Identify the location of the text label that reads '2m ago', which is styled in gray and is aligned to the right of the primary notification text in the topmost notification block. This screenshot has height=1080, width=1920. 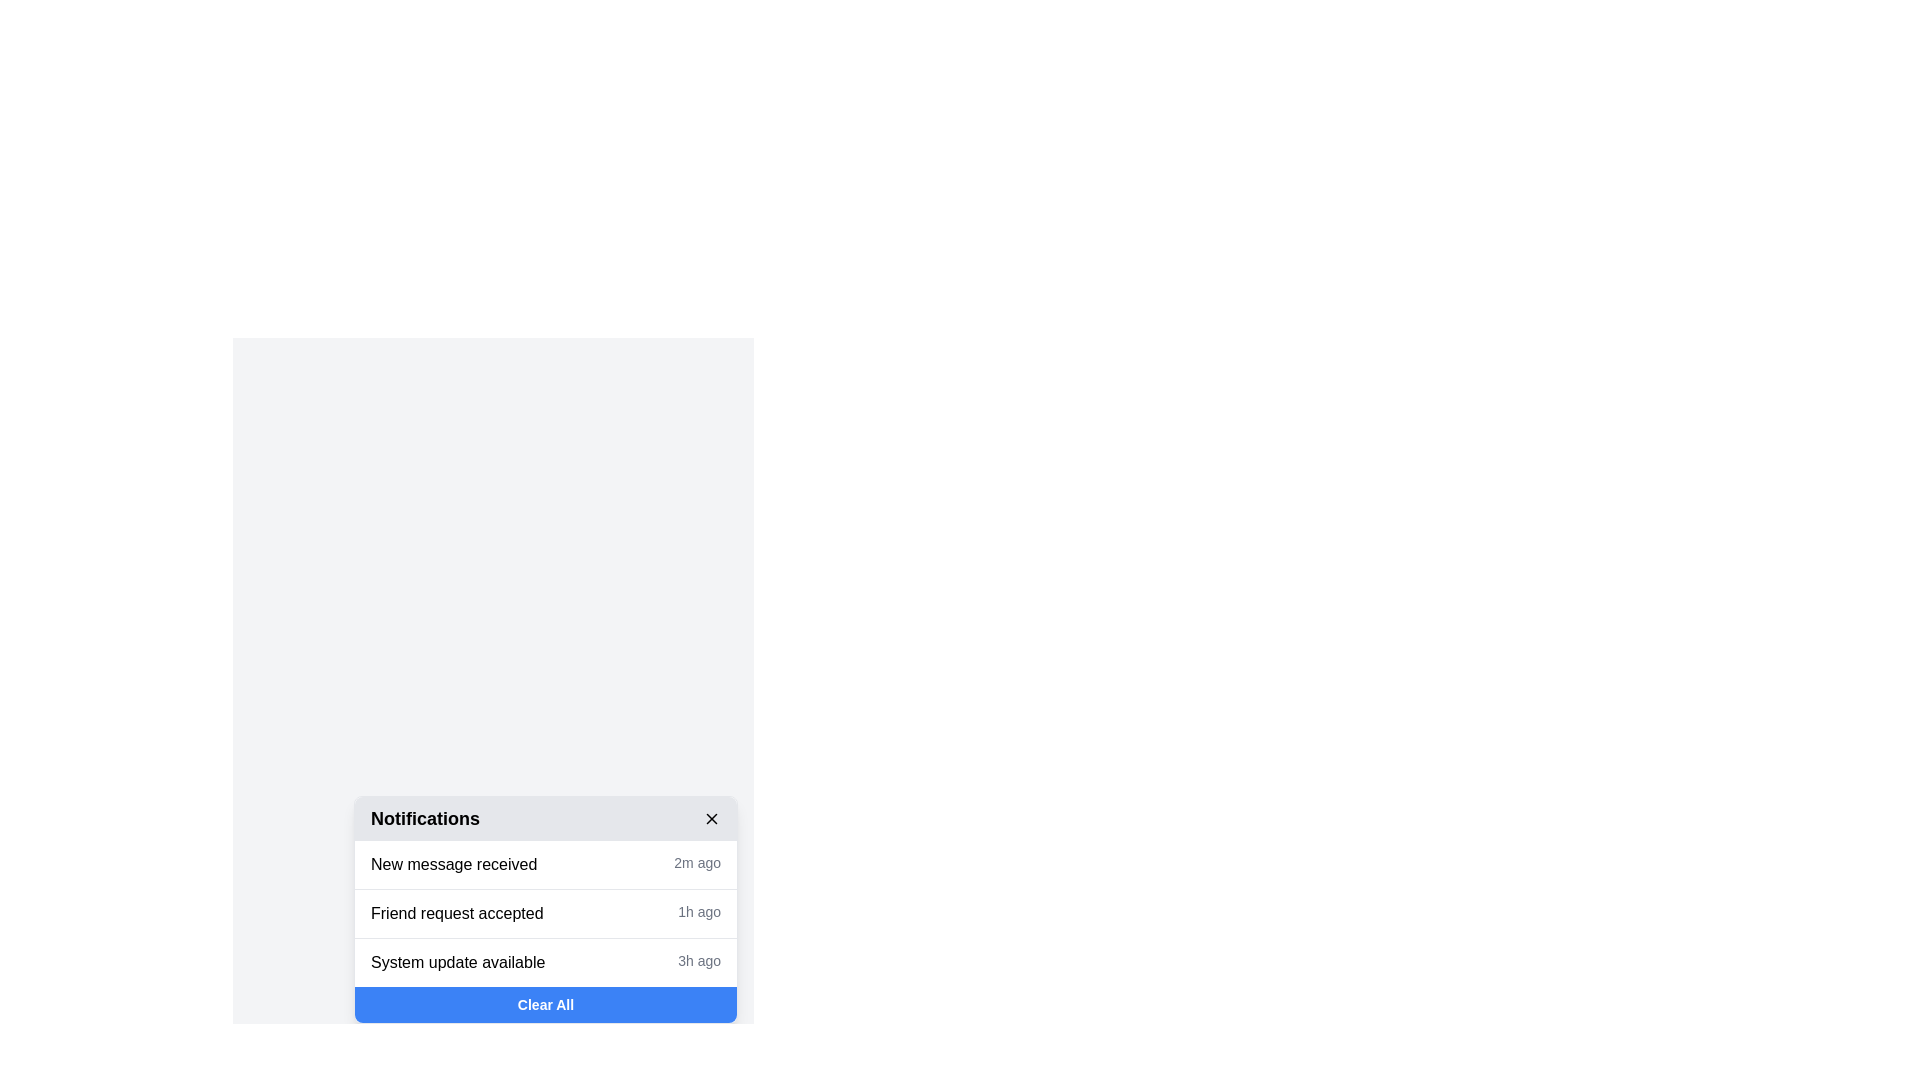
(697, 863).